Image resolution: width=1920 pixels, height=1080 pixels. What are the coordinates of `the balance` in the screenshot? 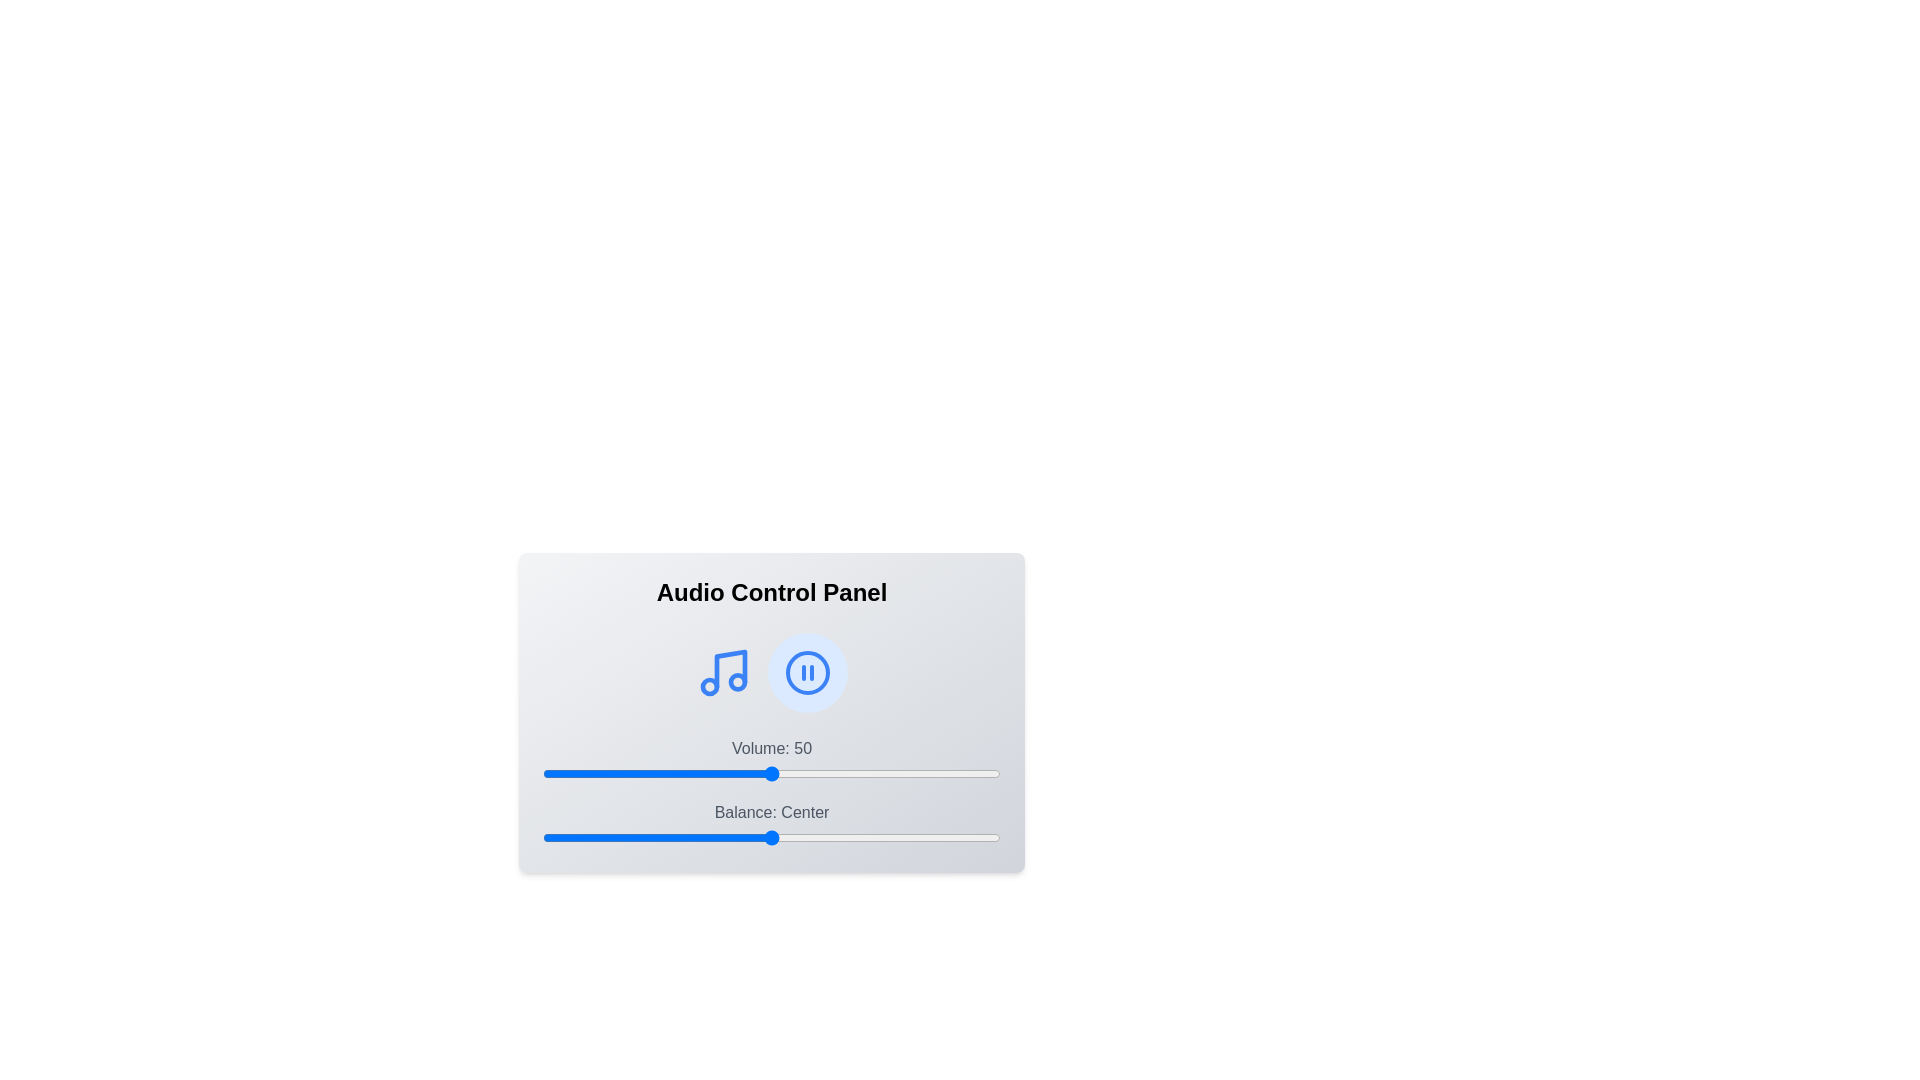 It's located at (903, 837).